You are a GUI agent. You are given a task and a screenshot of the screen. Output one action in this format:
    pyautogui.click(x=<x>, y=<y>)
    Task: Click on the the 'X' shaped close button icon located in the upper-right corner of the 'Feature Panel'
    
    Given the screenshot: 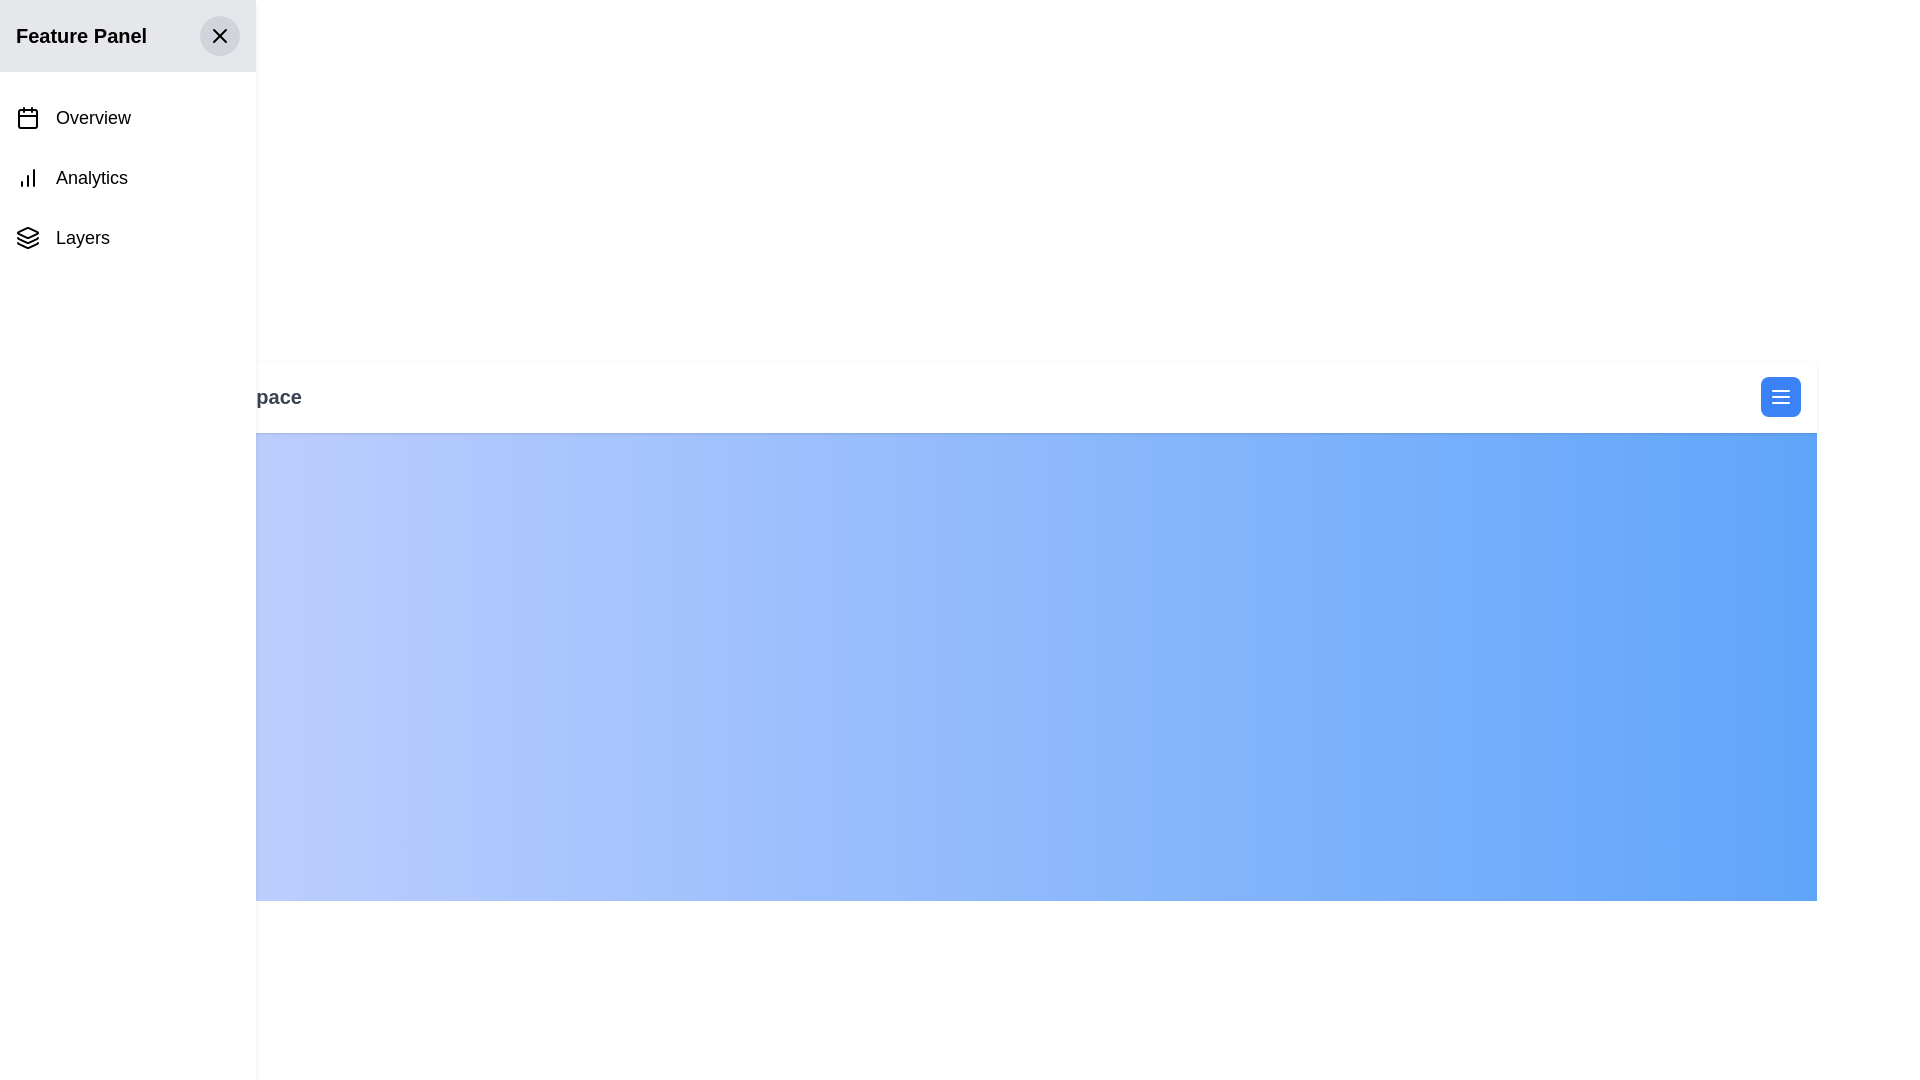 What is the action you would take?
    pyautogui.click(x=220, y=35)
    